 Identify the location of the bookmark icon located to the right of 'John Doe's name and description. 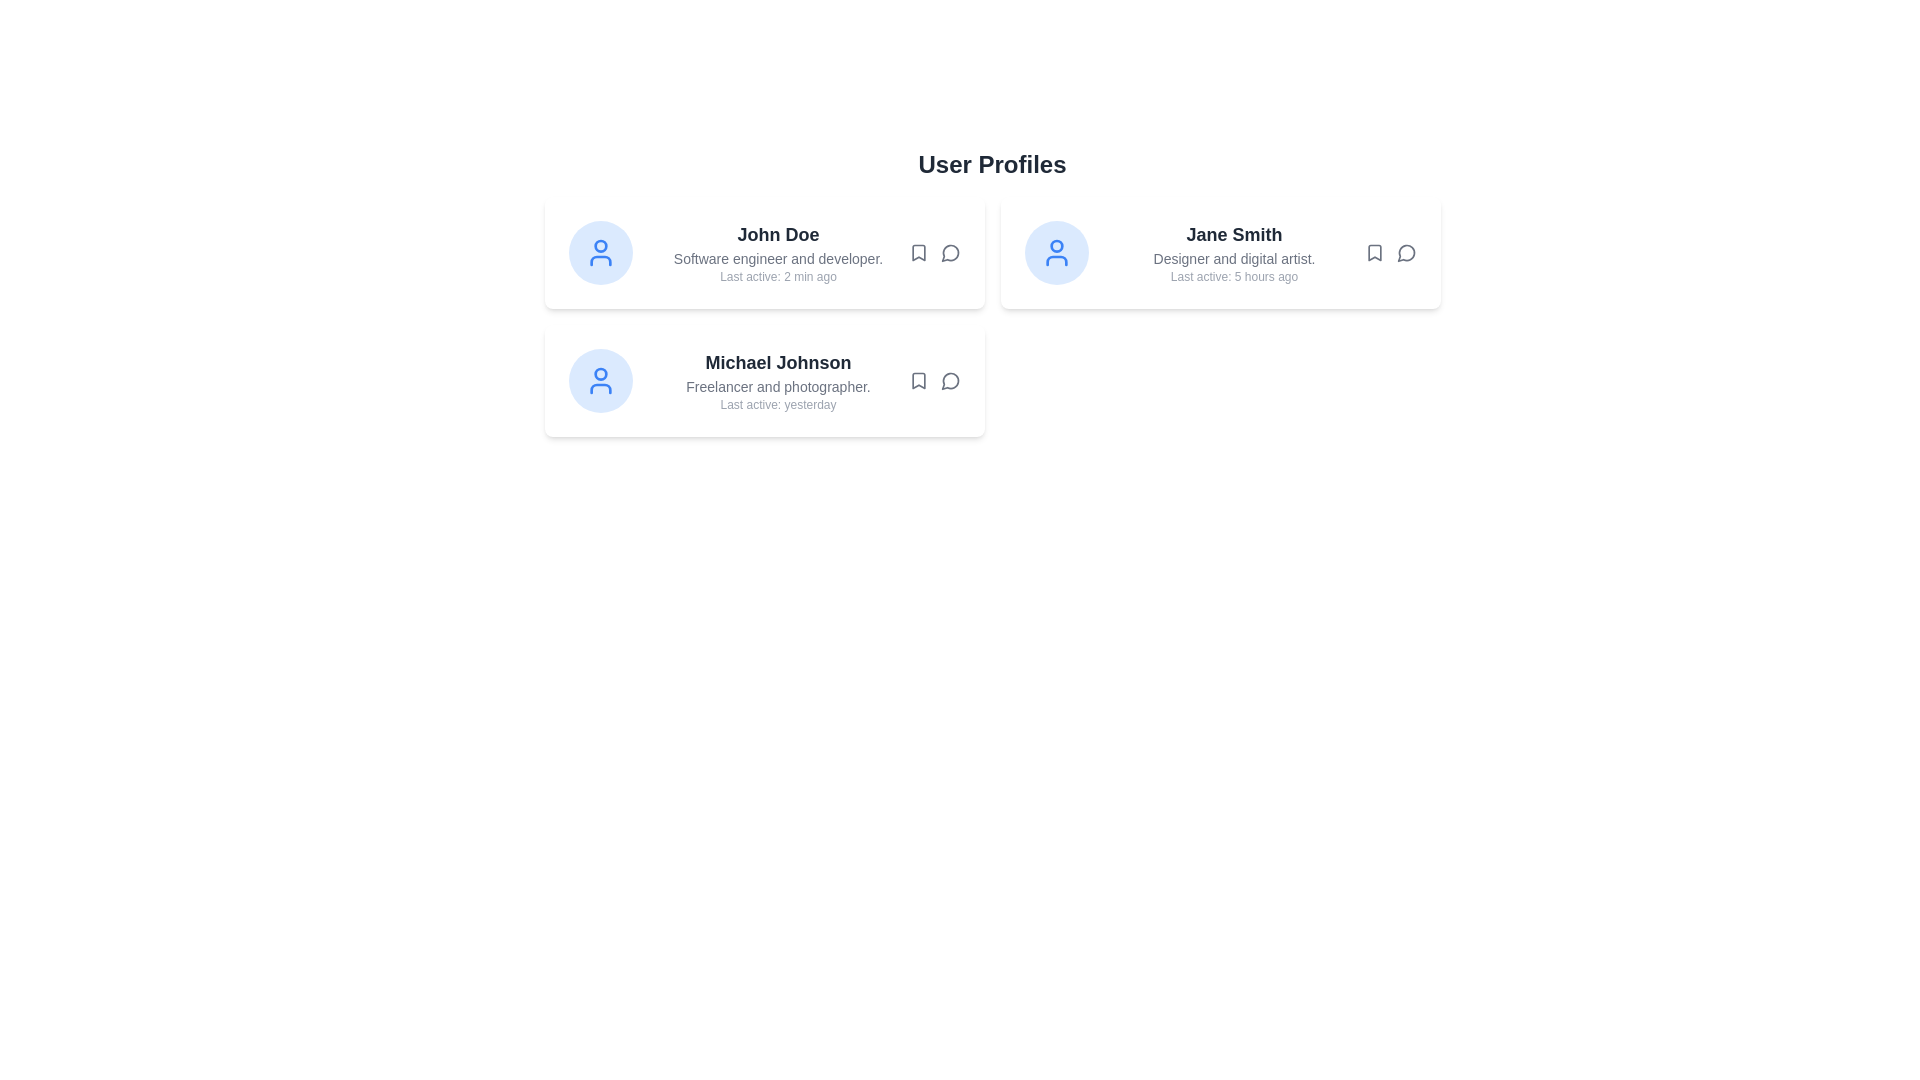
(917, 252).